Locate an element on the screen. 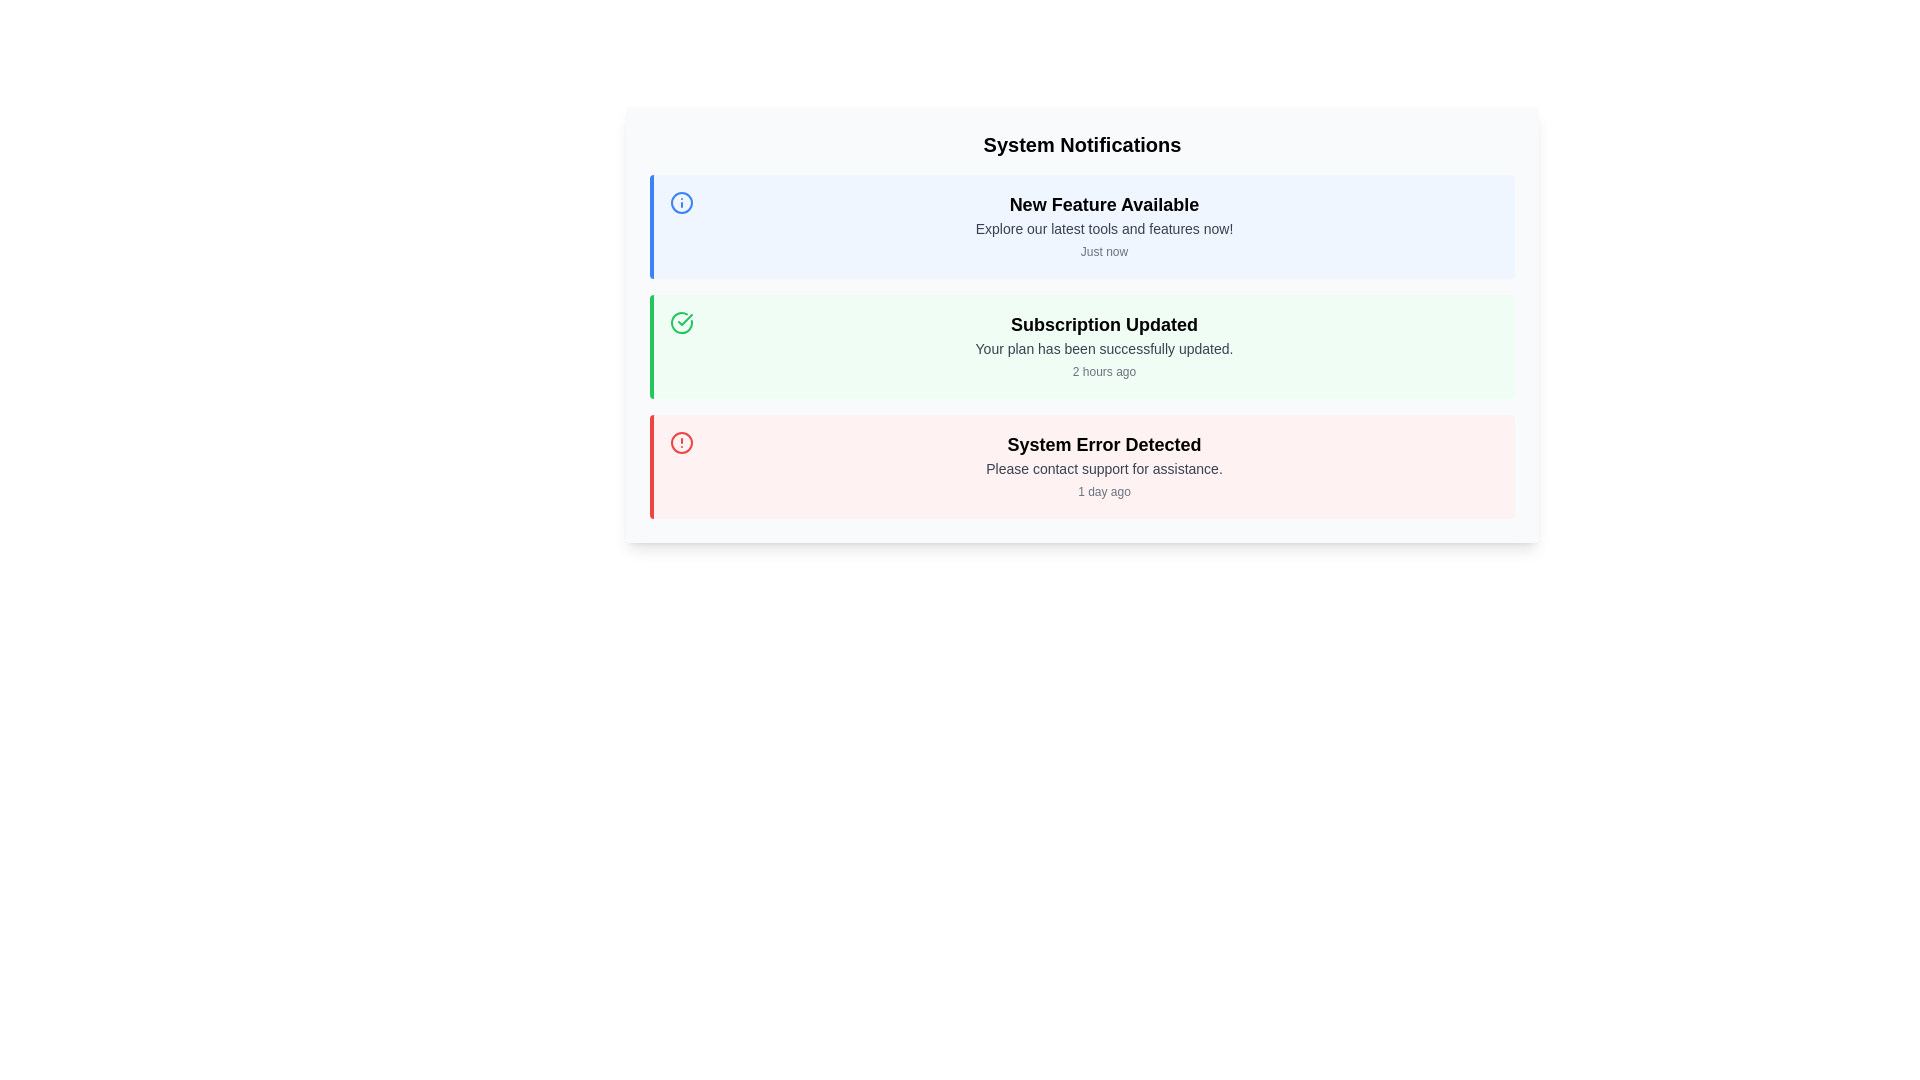  the success icon located in the second notification block, to the left of the 'Subscription Updated' text, which is highlighted in green is located at coordinates (681, 322).